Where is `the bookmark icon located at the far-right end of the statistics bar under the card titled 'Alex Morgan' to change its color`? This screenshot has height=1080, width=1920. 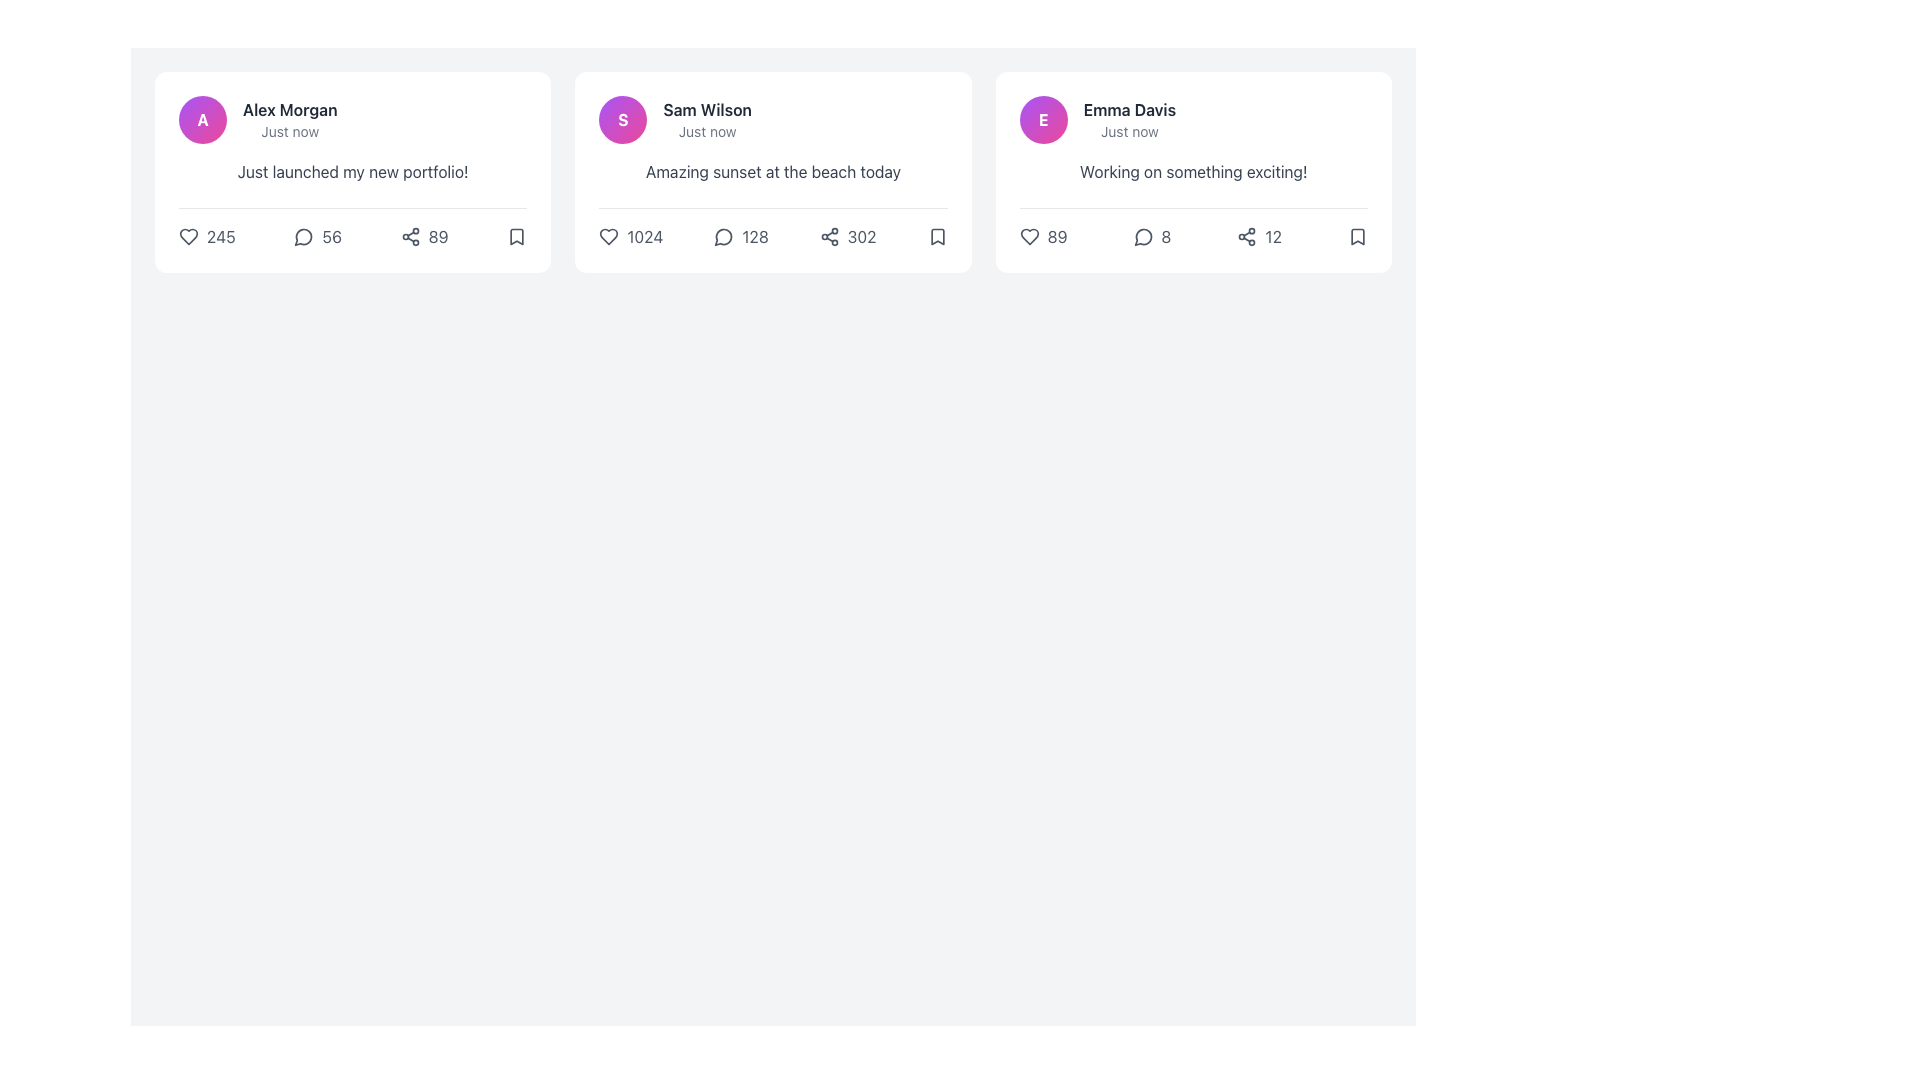 the bookmark icon located at the far-right end of the statistics bar under the card titled 'Alex Morgan' to change its color is located at coordinates (517, 235).